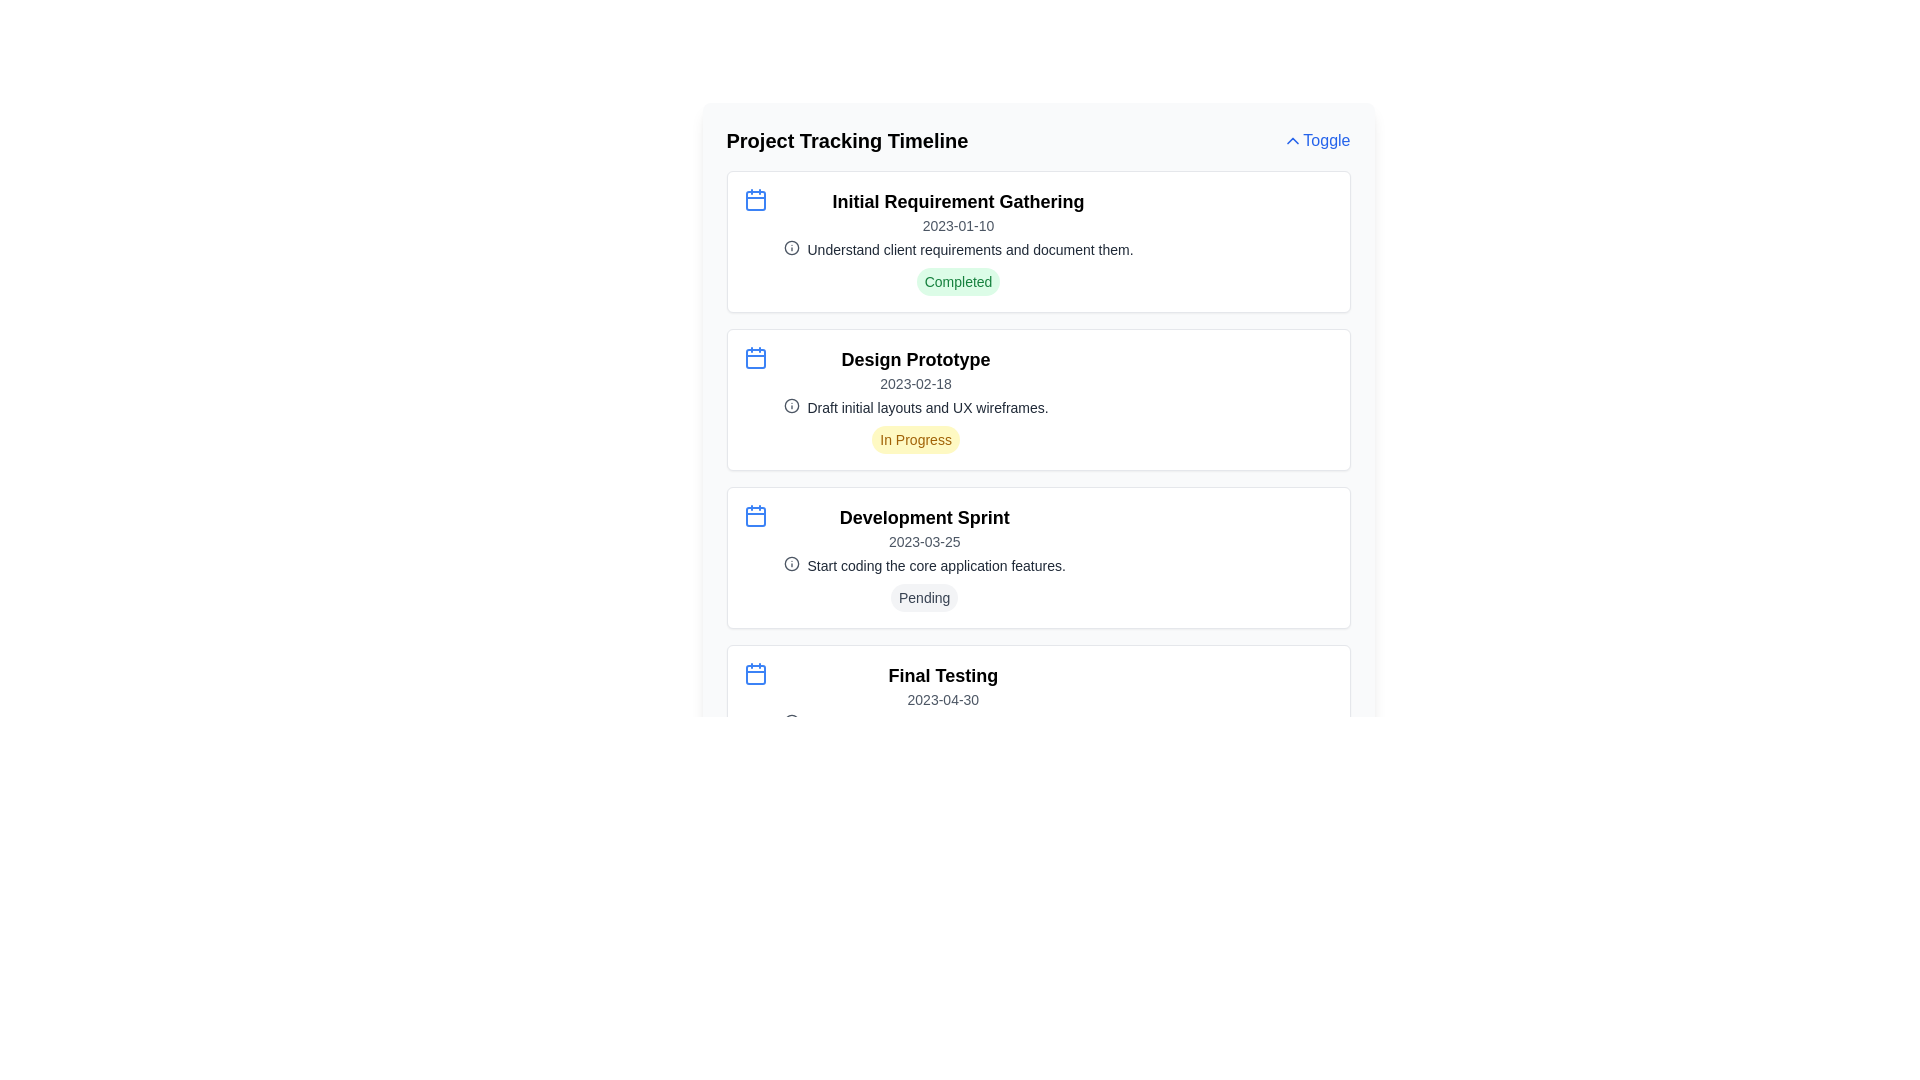 This screenshot has width=1920, height=1080. I want to click on the bold, large-sized black text label that reads 'Development Sprint', positioned above the date '2023-03-25', so click(923, 516).